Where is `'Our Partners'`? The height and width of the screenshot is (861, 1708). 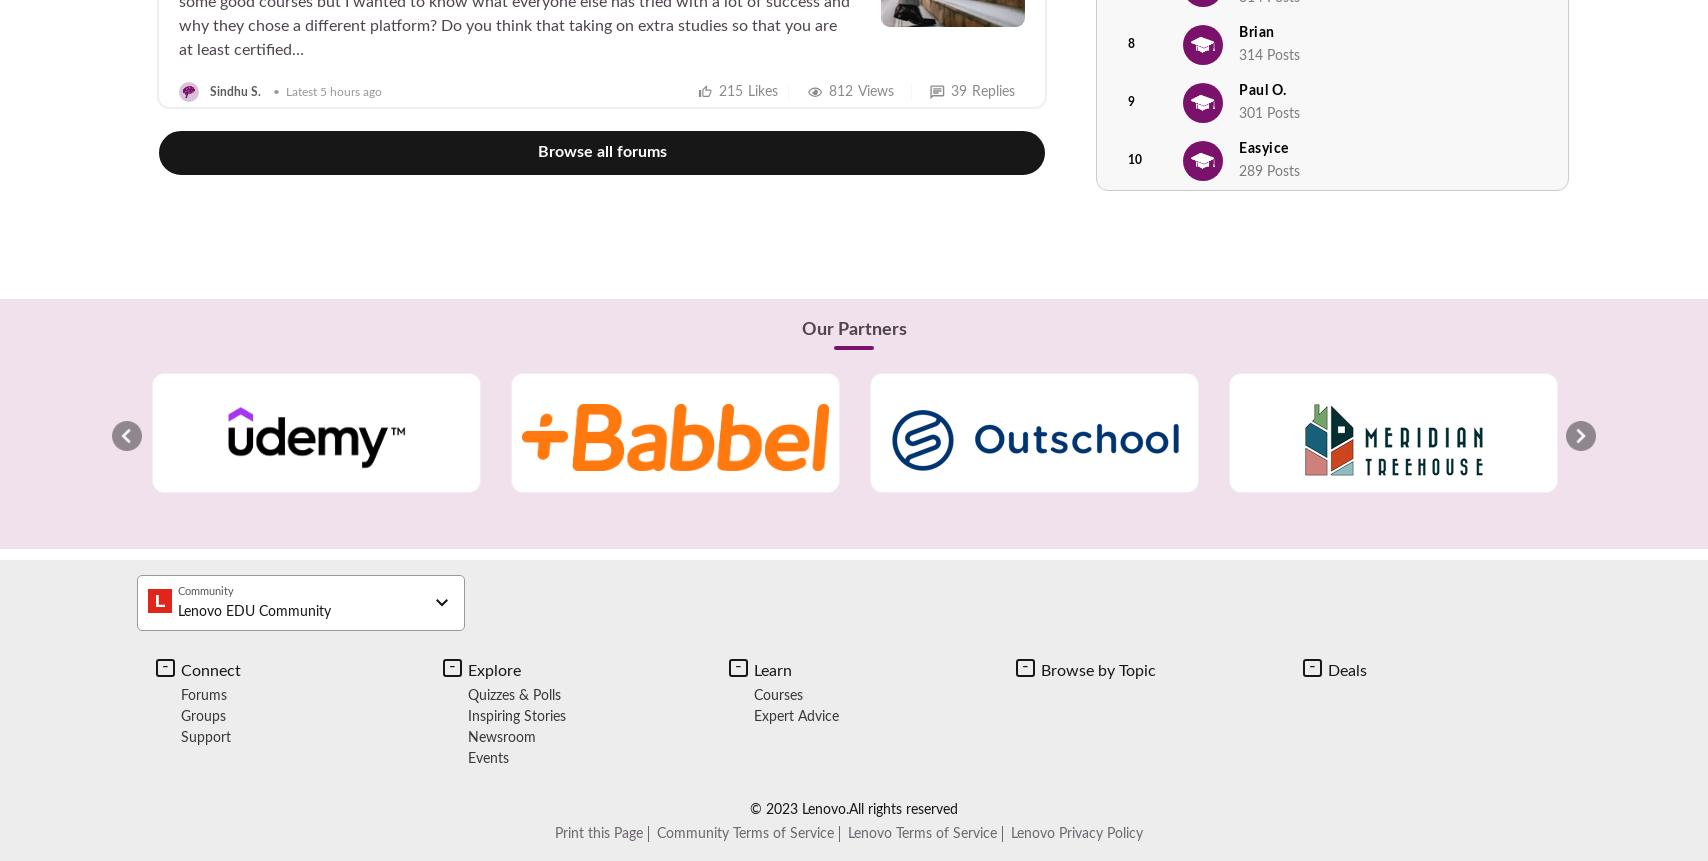
'Our Partners' is located at coordinates (801, 329).